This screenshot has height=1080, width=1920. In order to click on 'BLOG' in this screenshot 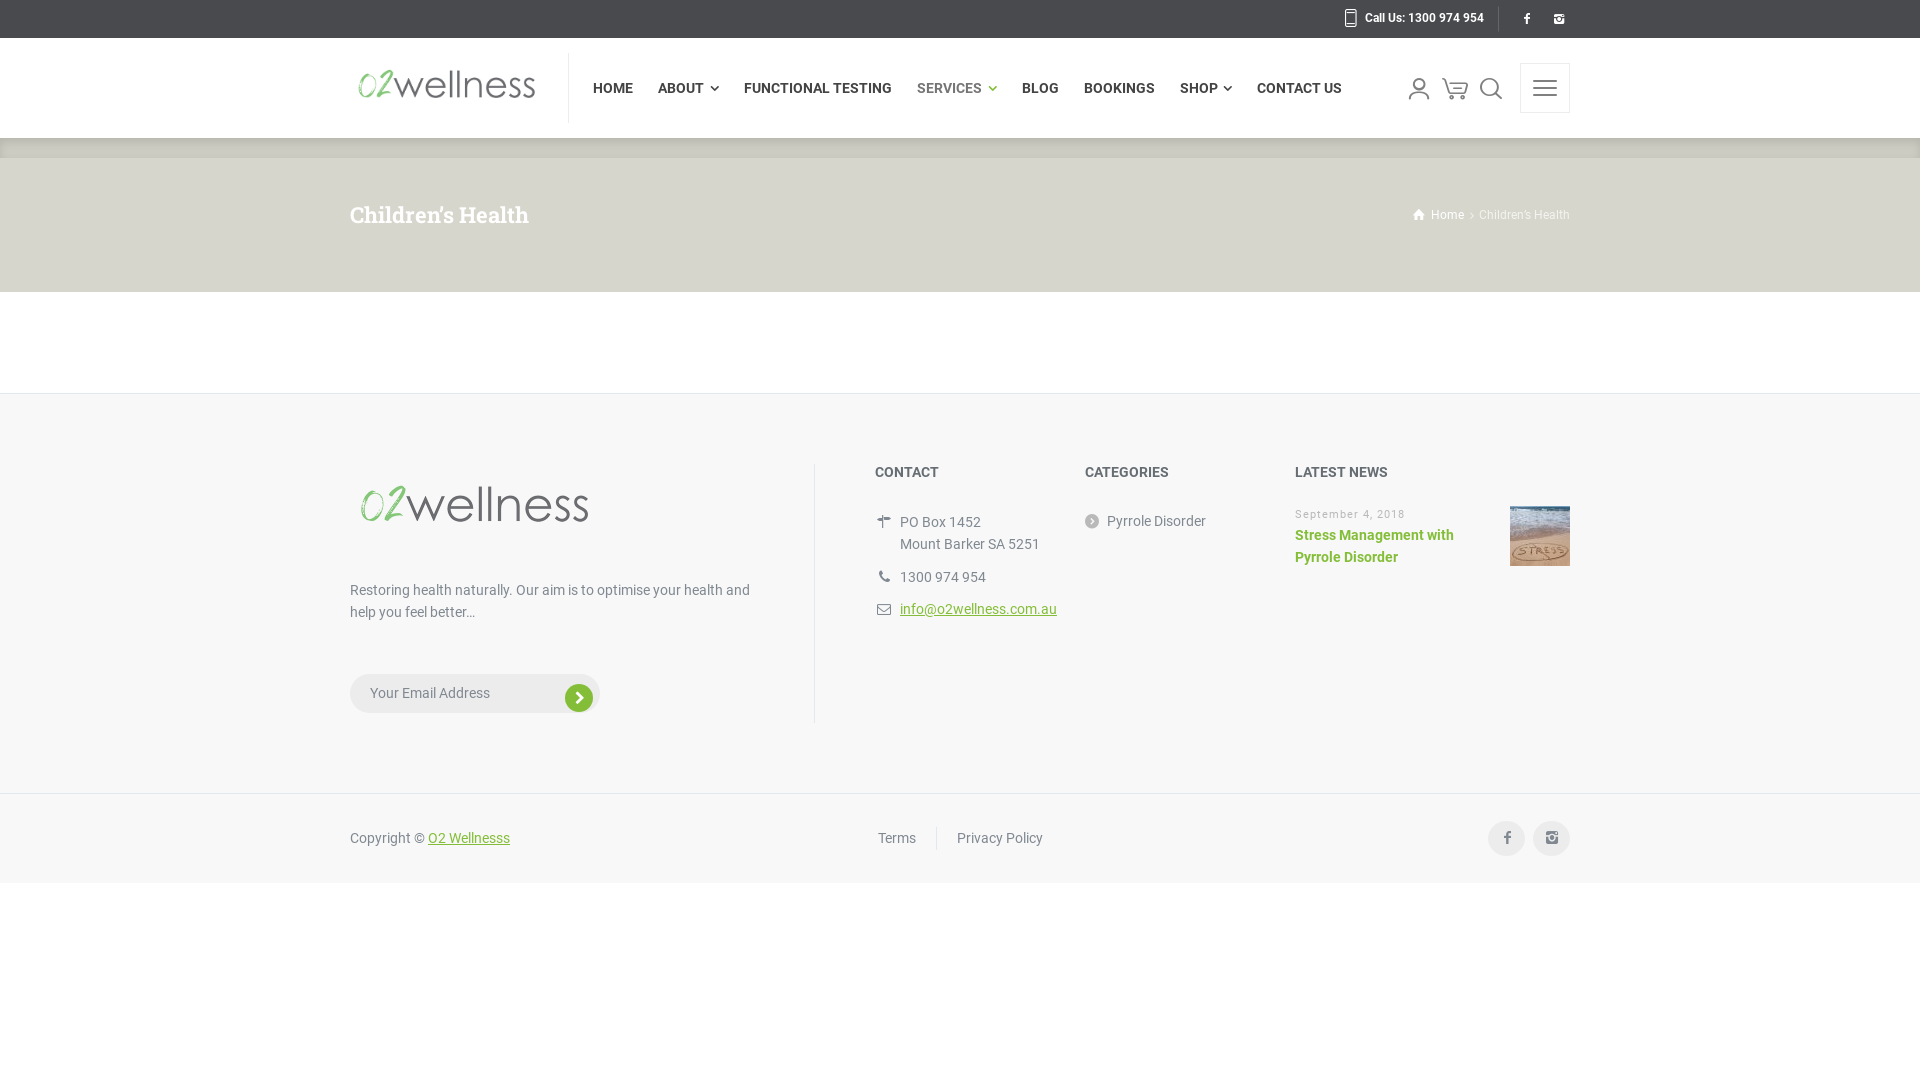, I will do `click(1040, 87)`.